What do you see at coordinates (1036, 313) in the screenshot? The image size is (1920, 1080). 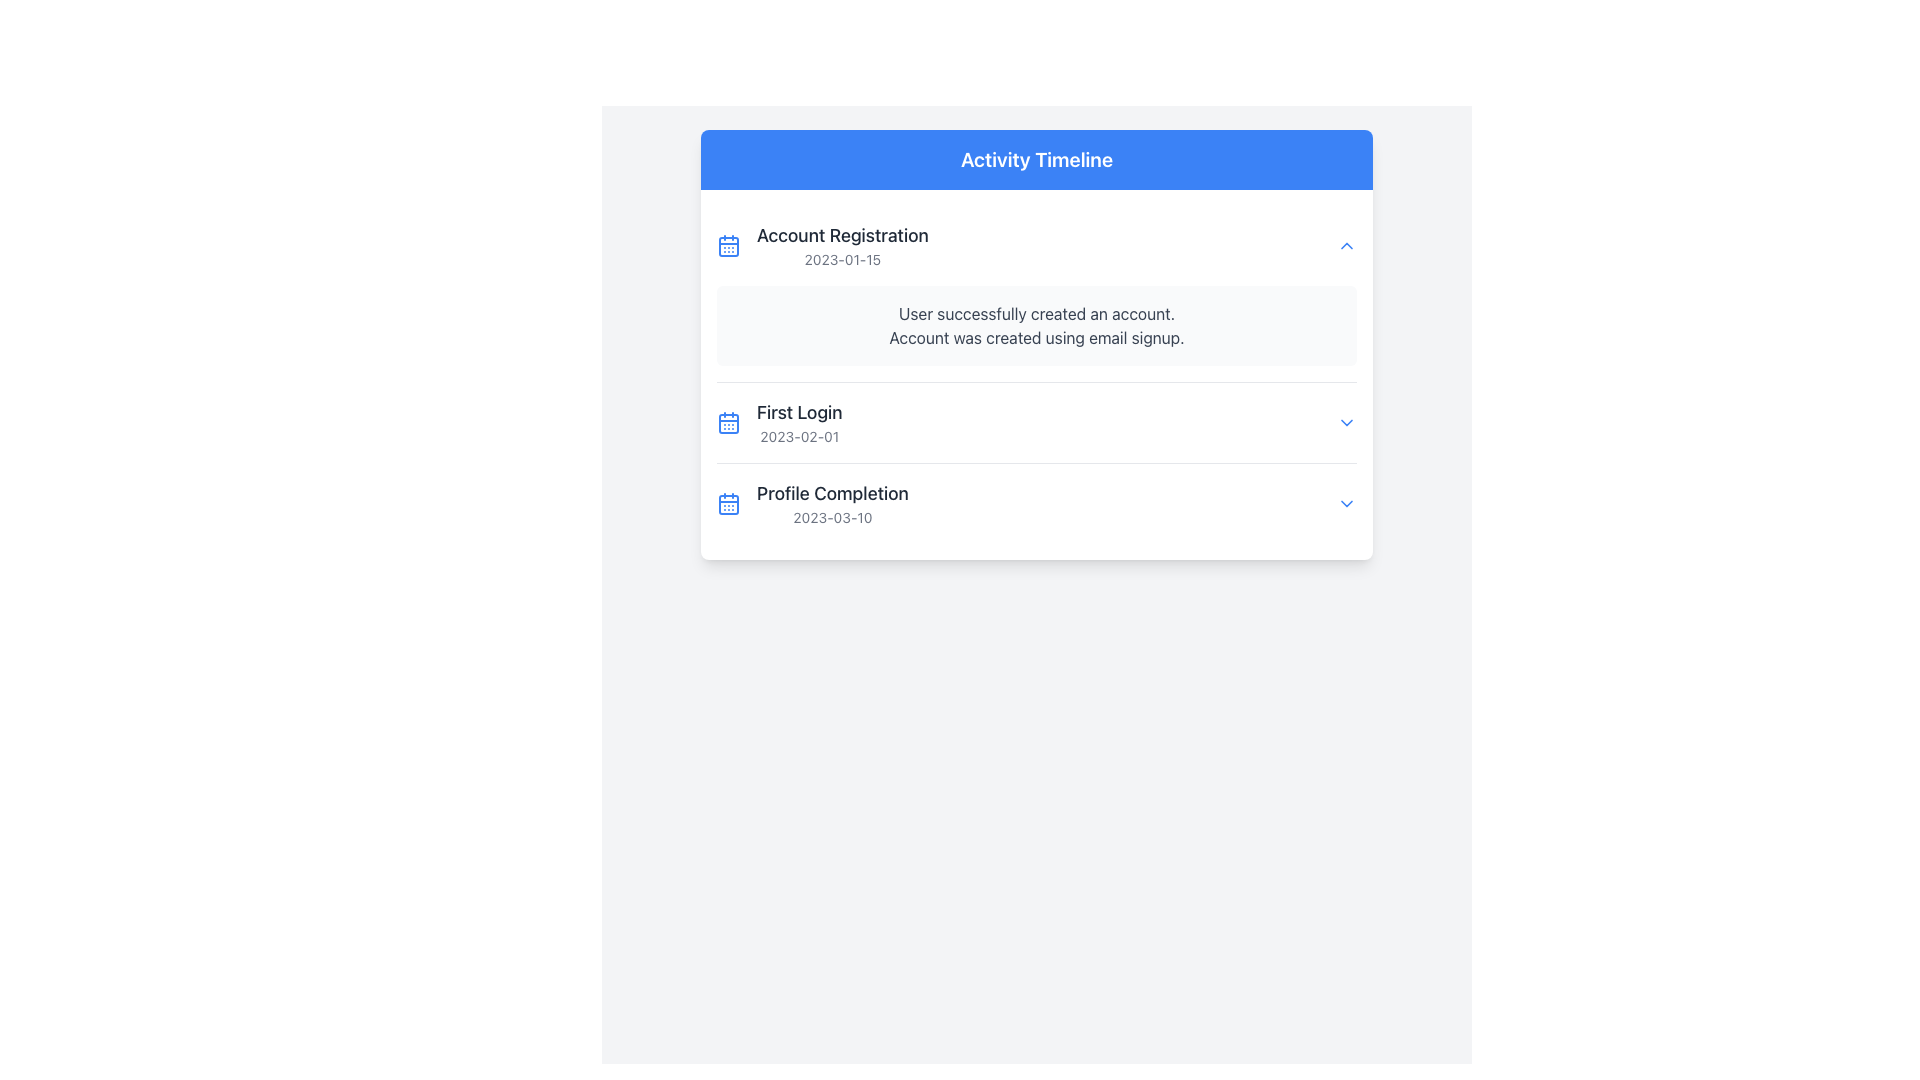 I see `the static text displaying 'User successfully created an account.' which is located within the 'Activity Timeline' panel under the 'Account Registration' section` at bounding box center [1036, 313].